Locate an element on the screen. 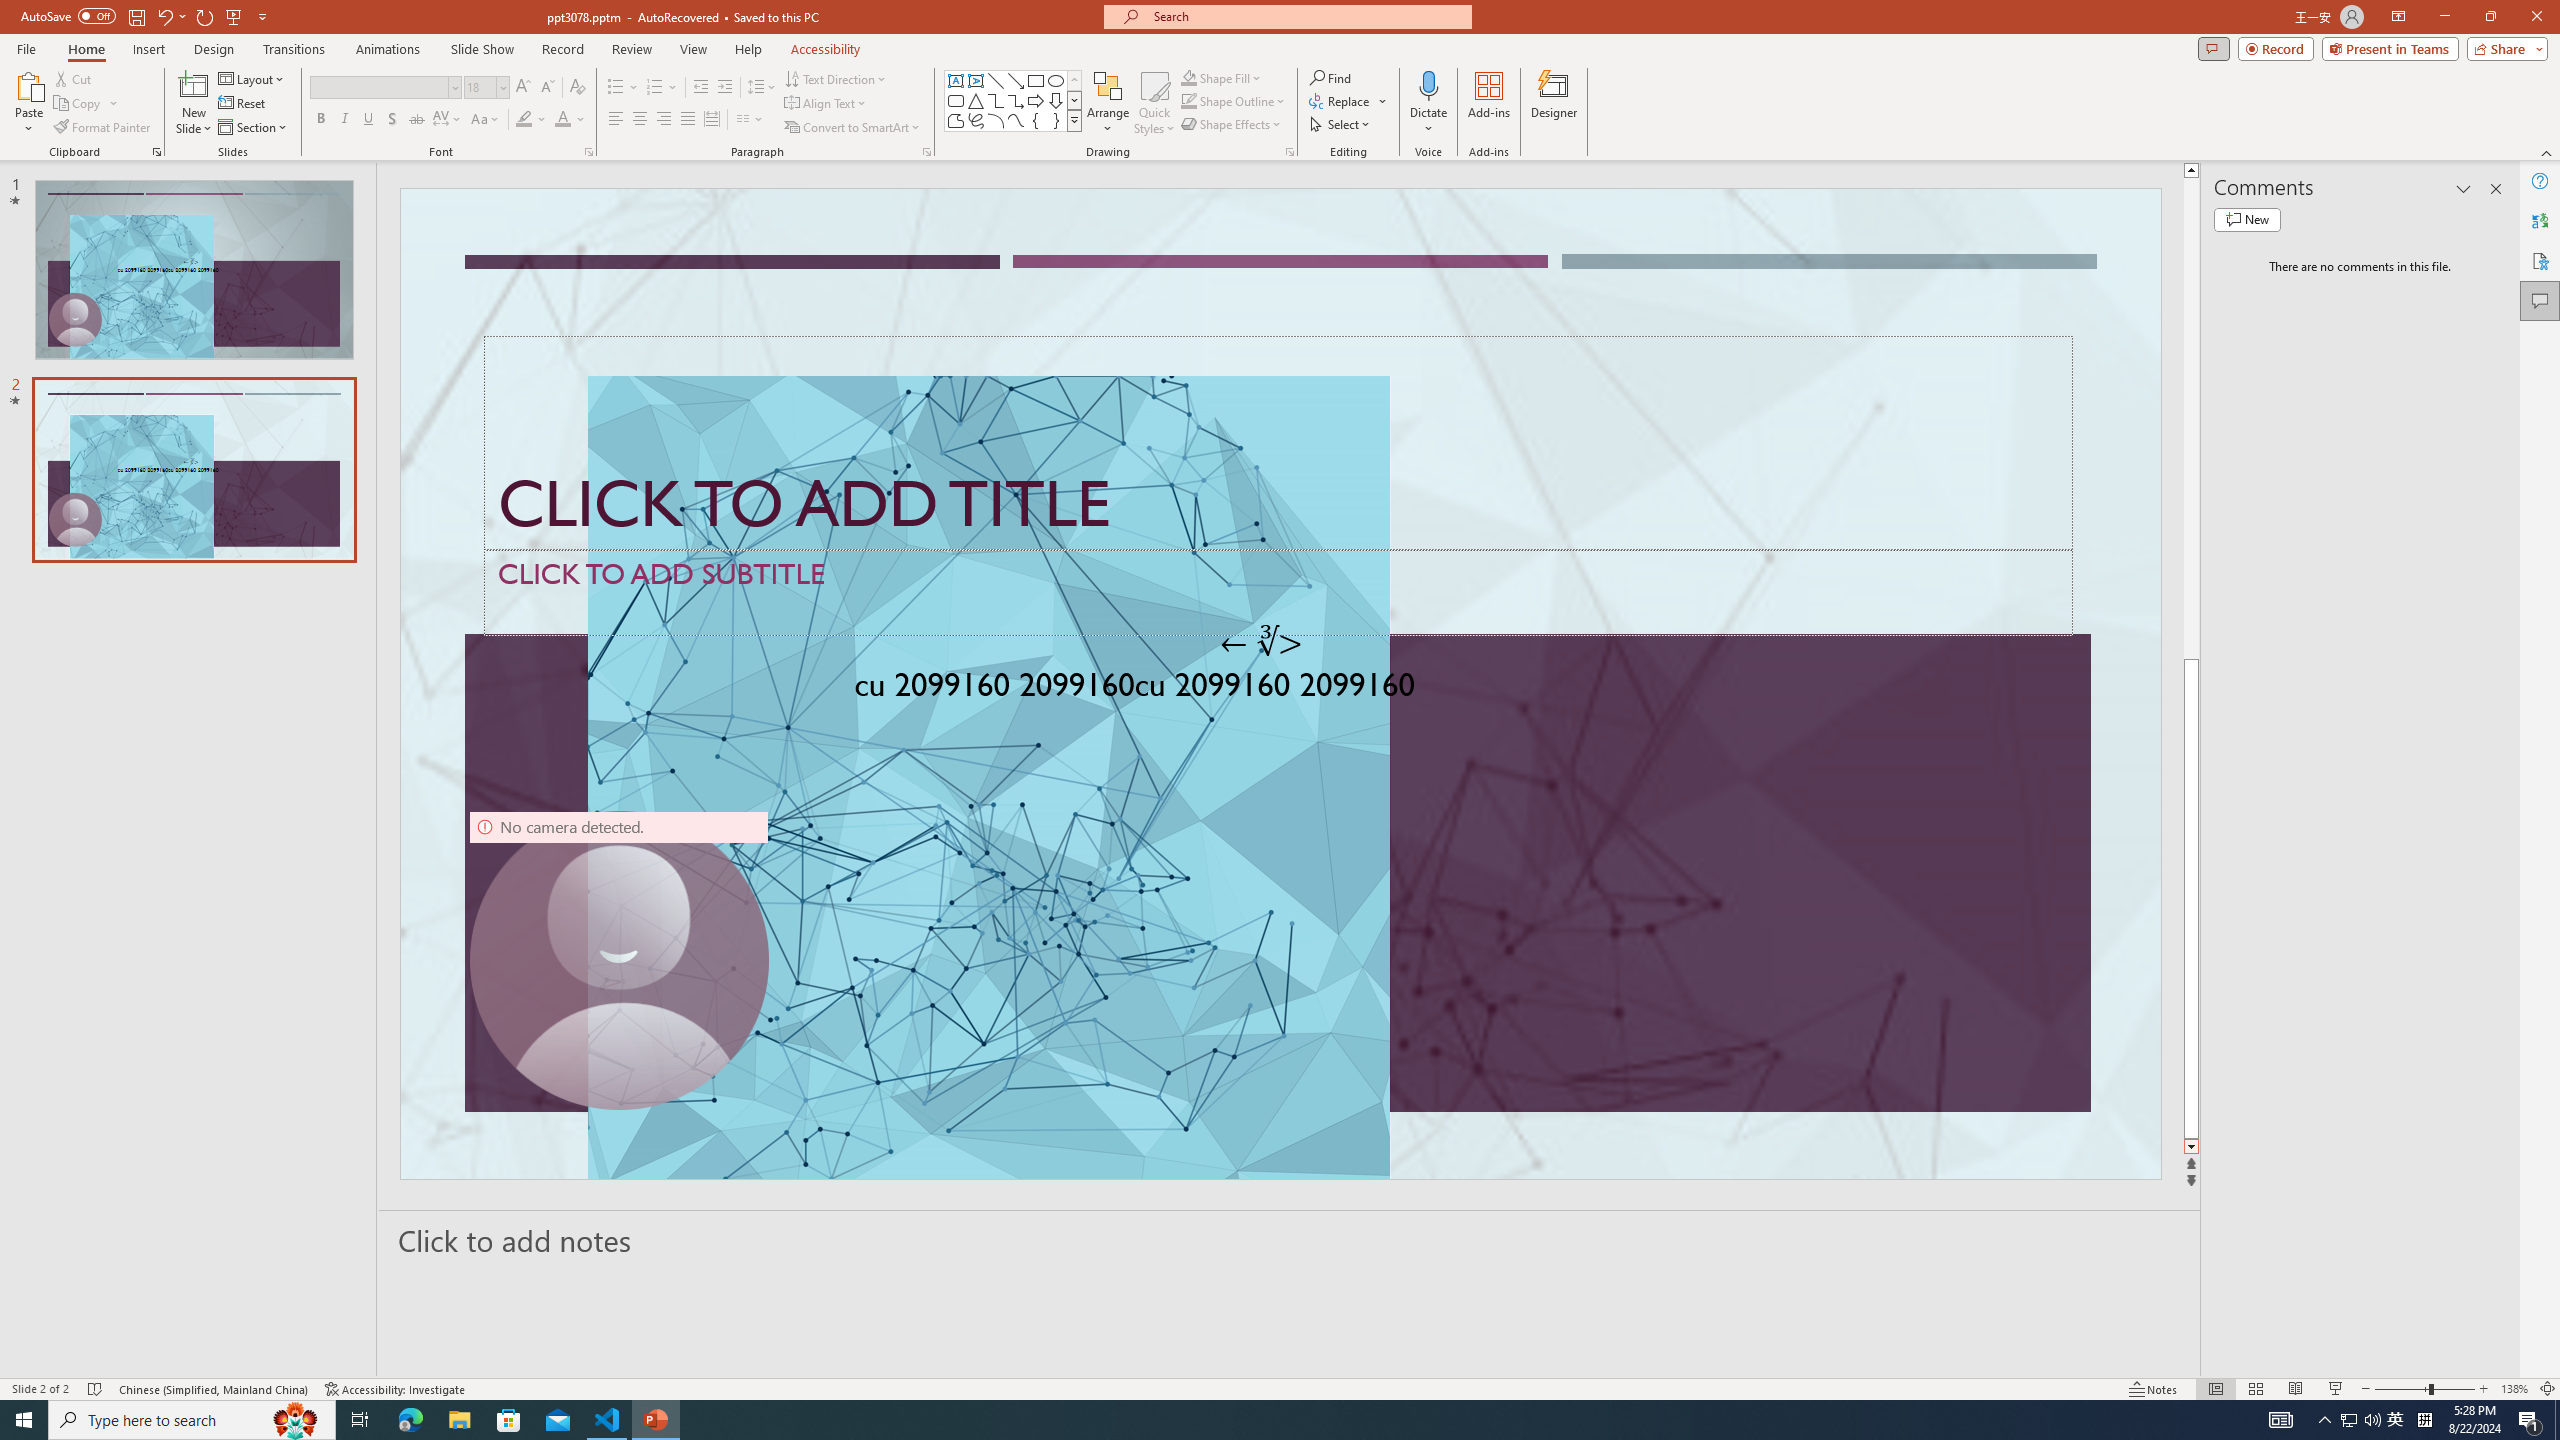 The width and height of the screenshot is (2560, 1440). 'Shape Effects' is located at coordinates (1231, 122).